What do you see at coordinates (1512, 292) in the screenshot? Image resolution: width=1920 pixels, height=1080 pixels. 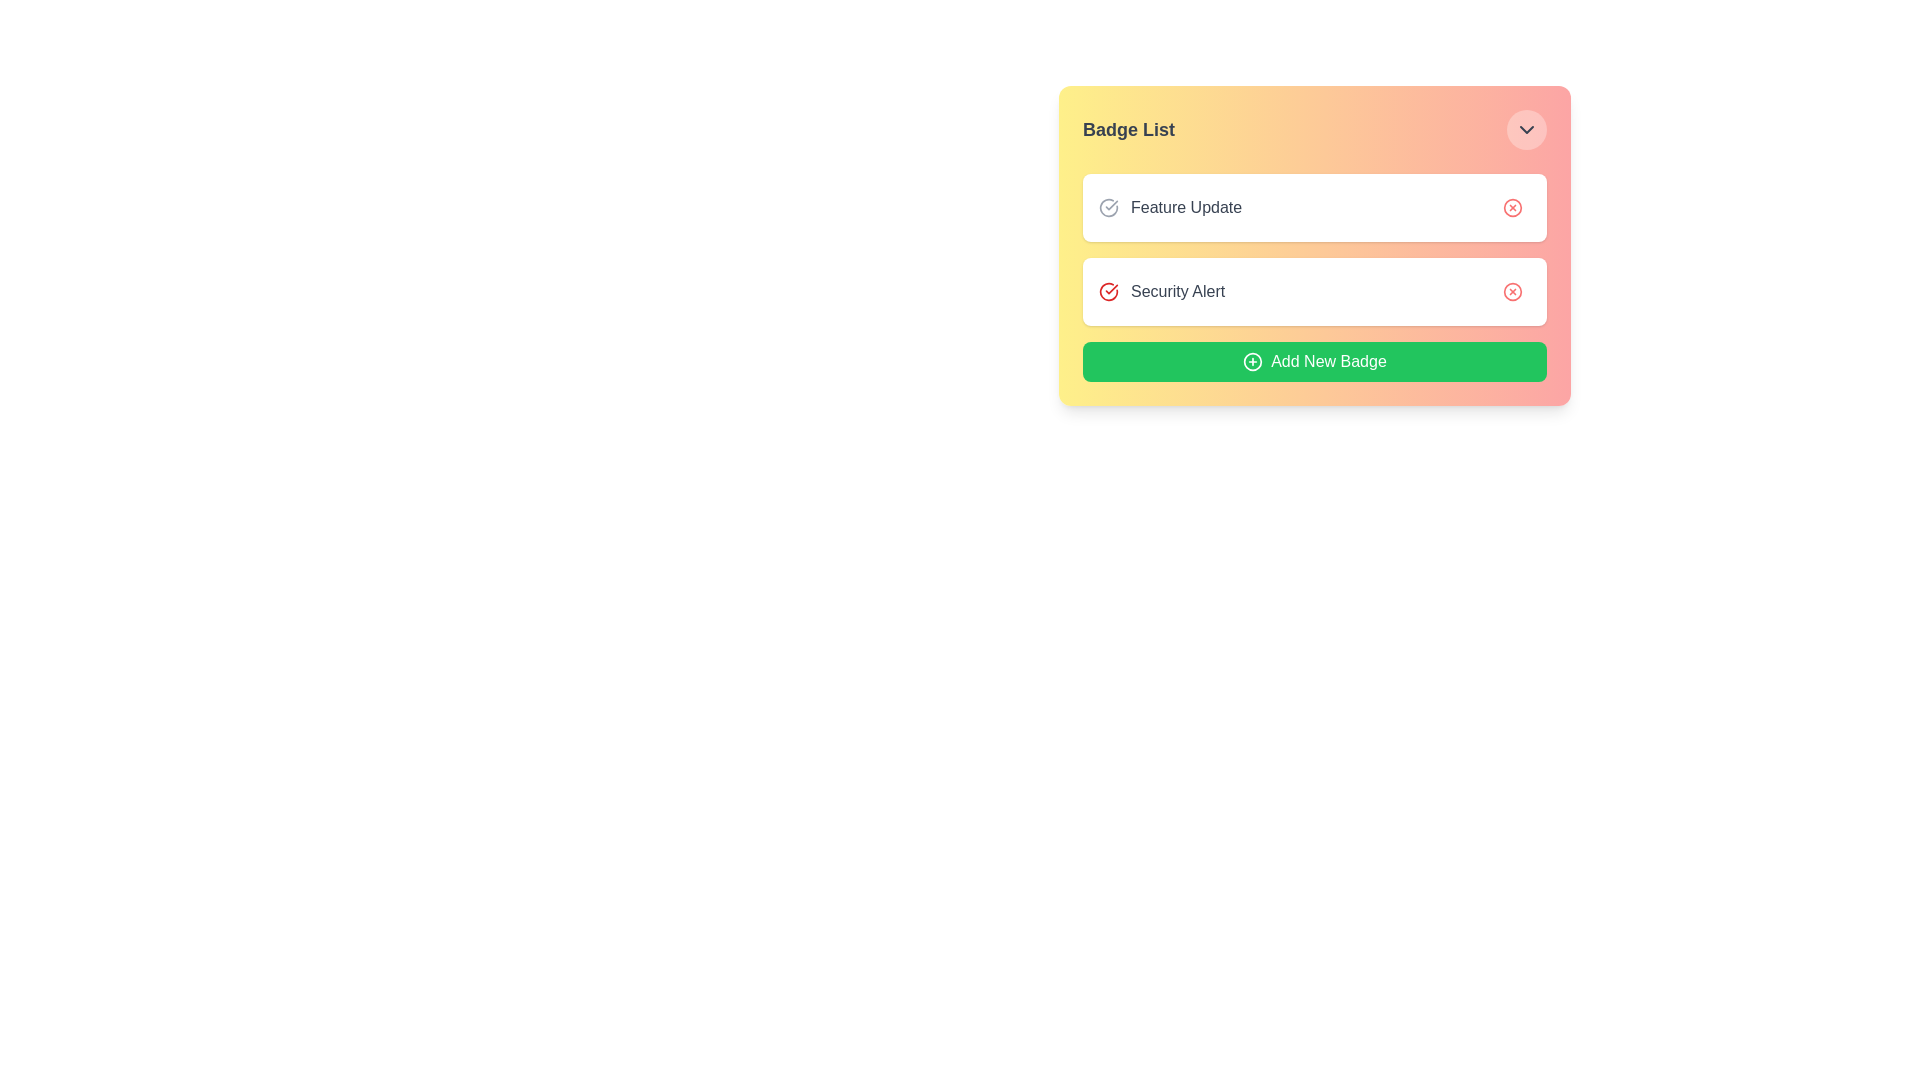 I see `the graphical icon, a circle representing the 'Security Alert' badge, located in the second row of the 'Badge List' interface` at bounding box center [1512, 292].